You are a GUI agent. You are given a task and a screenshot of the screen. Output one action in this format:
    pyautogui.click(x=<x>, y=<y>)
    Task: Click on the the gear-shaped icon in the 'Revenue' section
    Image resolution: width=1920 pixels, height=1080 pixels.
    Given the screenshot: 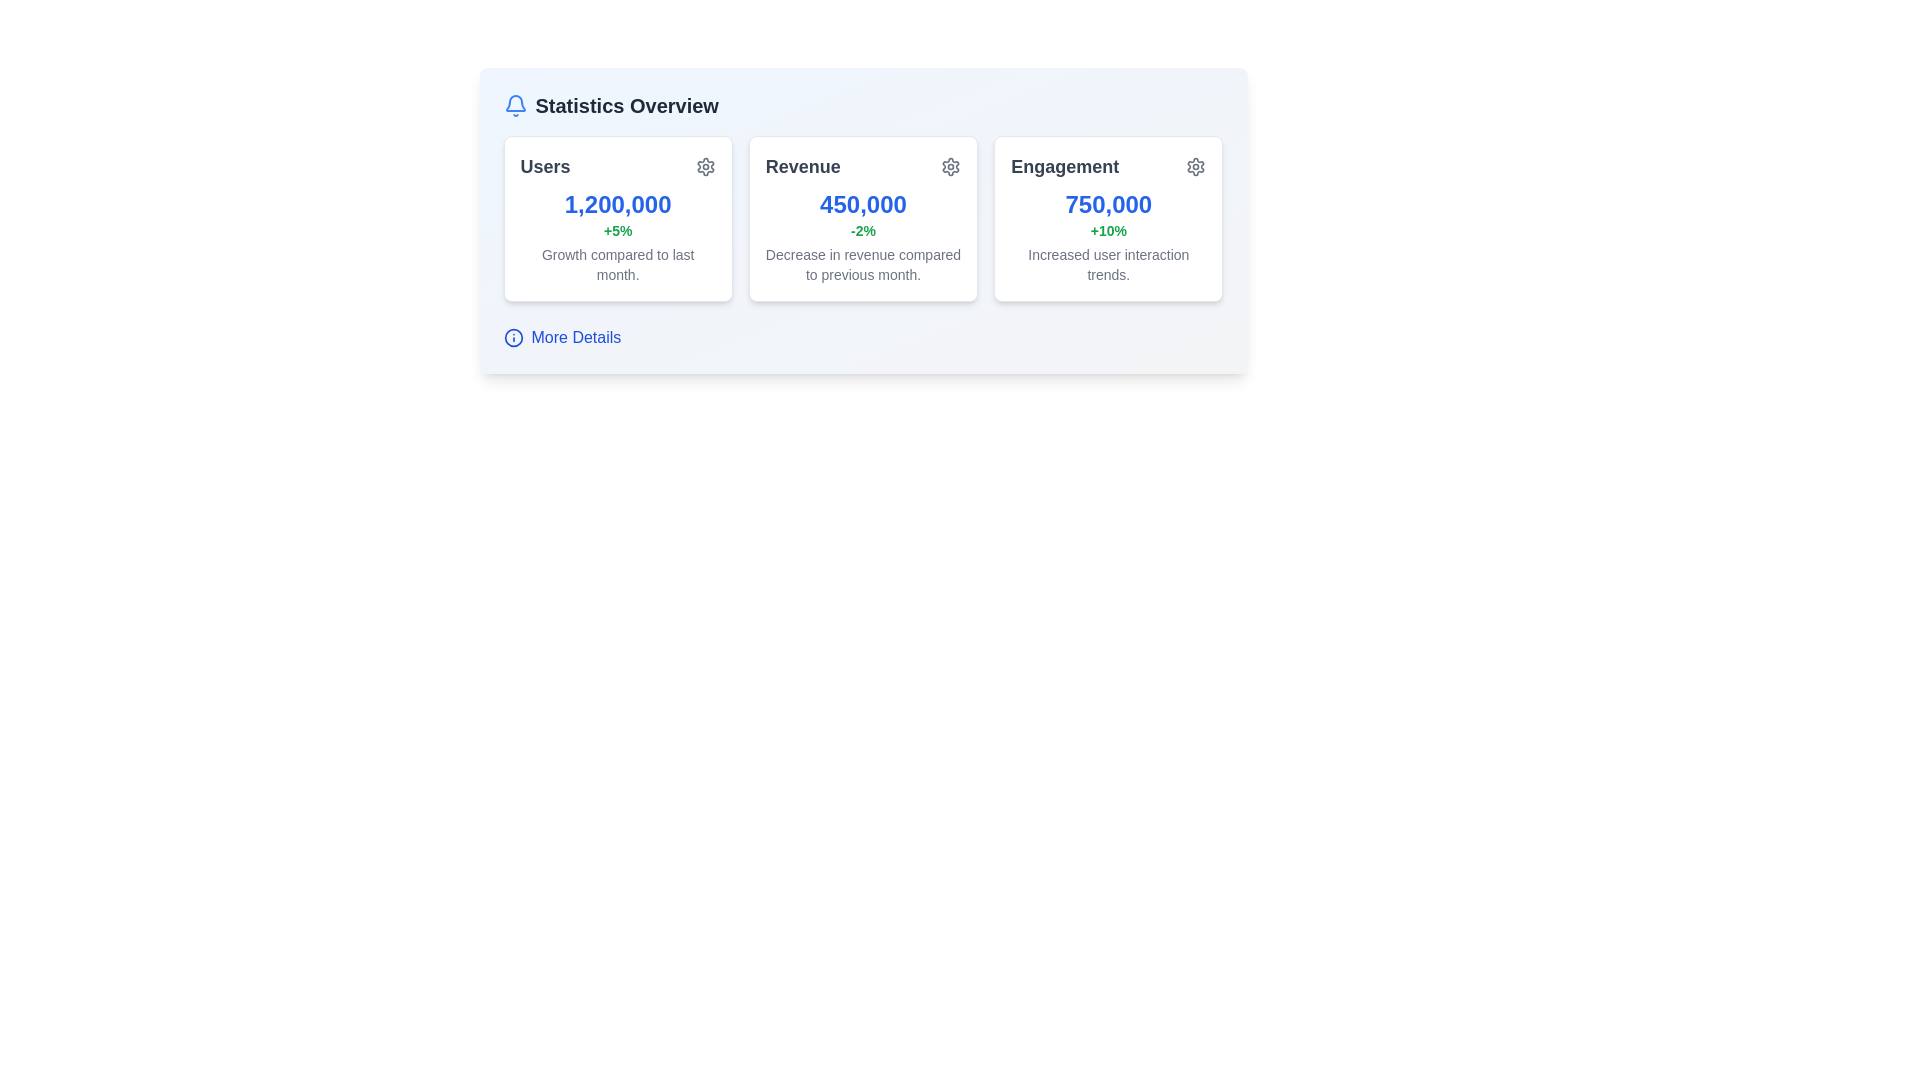 What is the action you would take?
    pyautogui.click(x=950, y=165)
    